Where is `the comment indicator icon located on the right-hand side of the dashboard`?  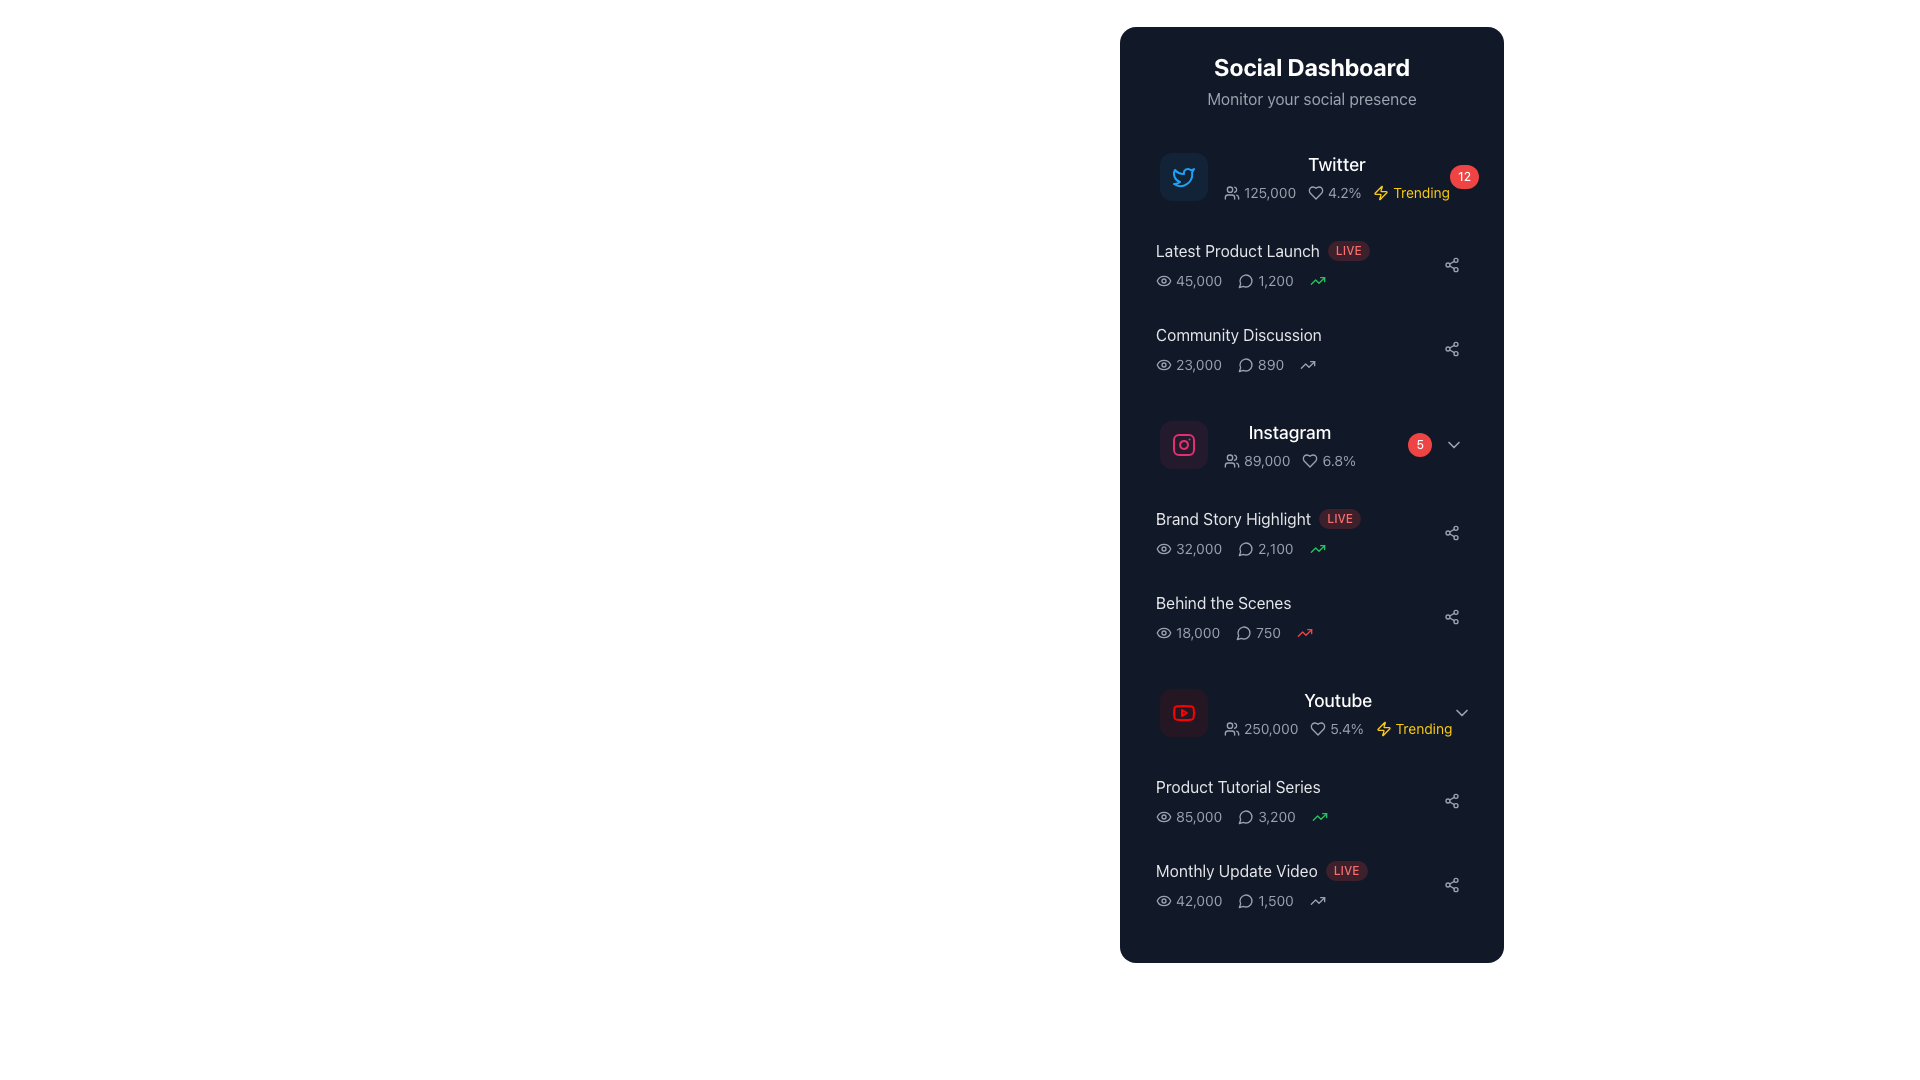
the comment indicator icon located on the right-hand side of the dashboard is located at coordinates (1245, 901).